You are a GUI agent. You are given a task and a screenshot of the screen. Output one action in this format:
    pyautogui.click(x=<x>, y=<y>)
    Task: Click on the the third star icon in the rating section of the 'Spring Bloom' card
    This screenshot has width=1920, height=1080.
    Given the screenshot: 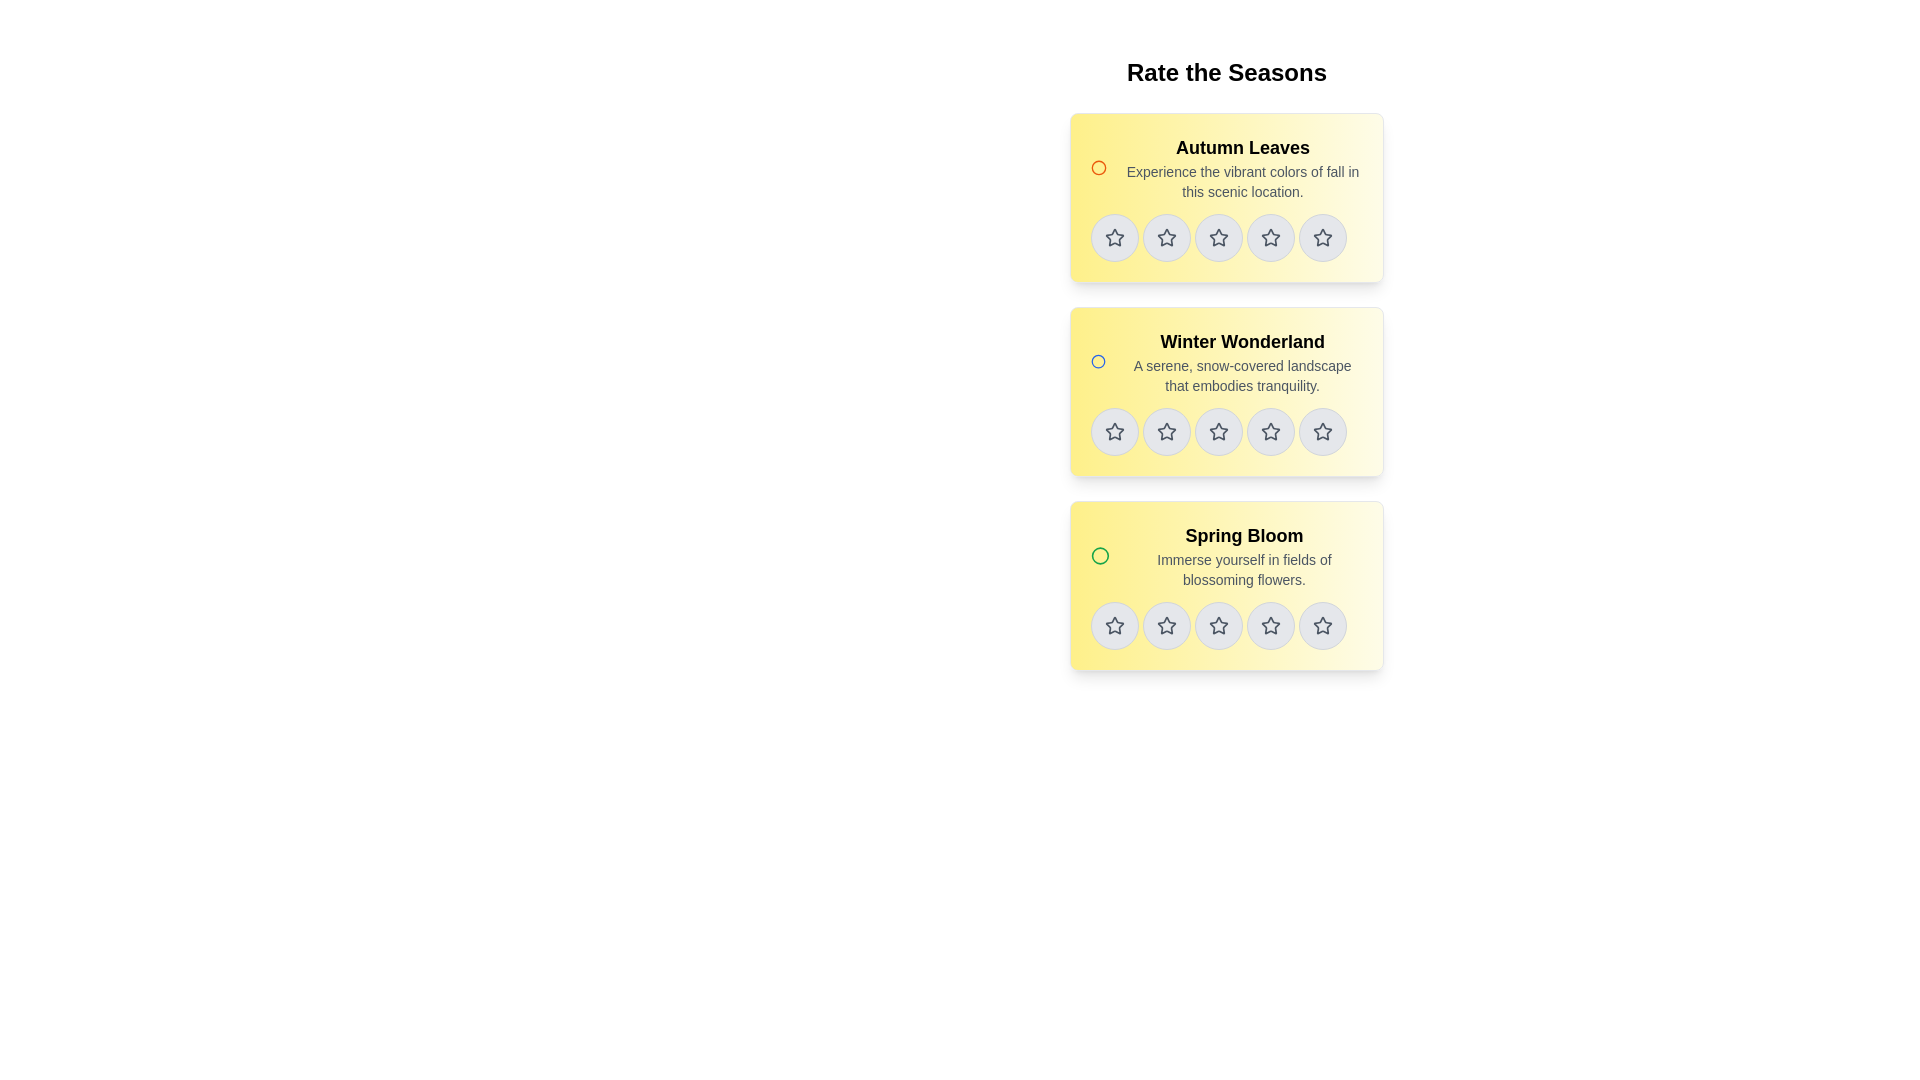 What is the action you would take?
    pyautogui.click(x=1218, y=624)
    